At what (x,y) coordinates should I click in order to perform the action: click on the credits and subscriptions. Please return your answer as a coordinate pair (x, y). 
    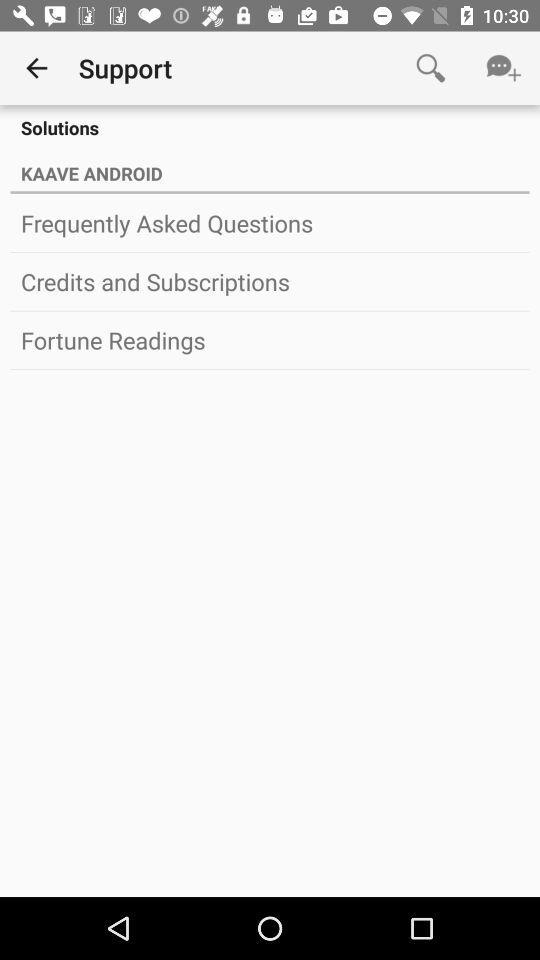
    Looking at the image, I should click on (270, 280).